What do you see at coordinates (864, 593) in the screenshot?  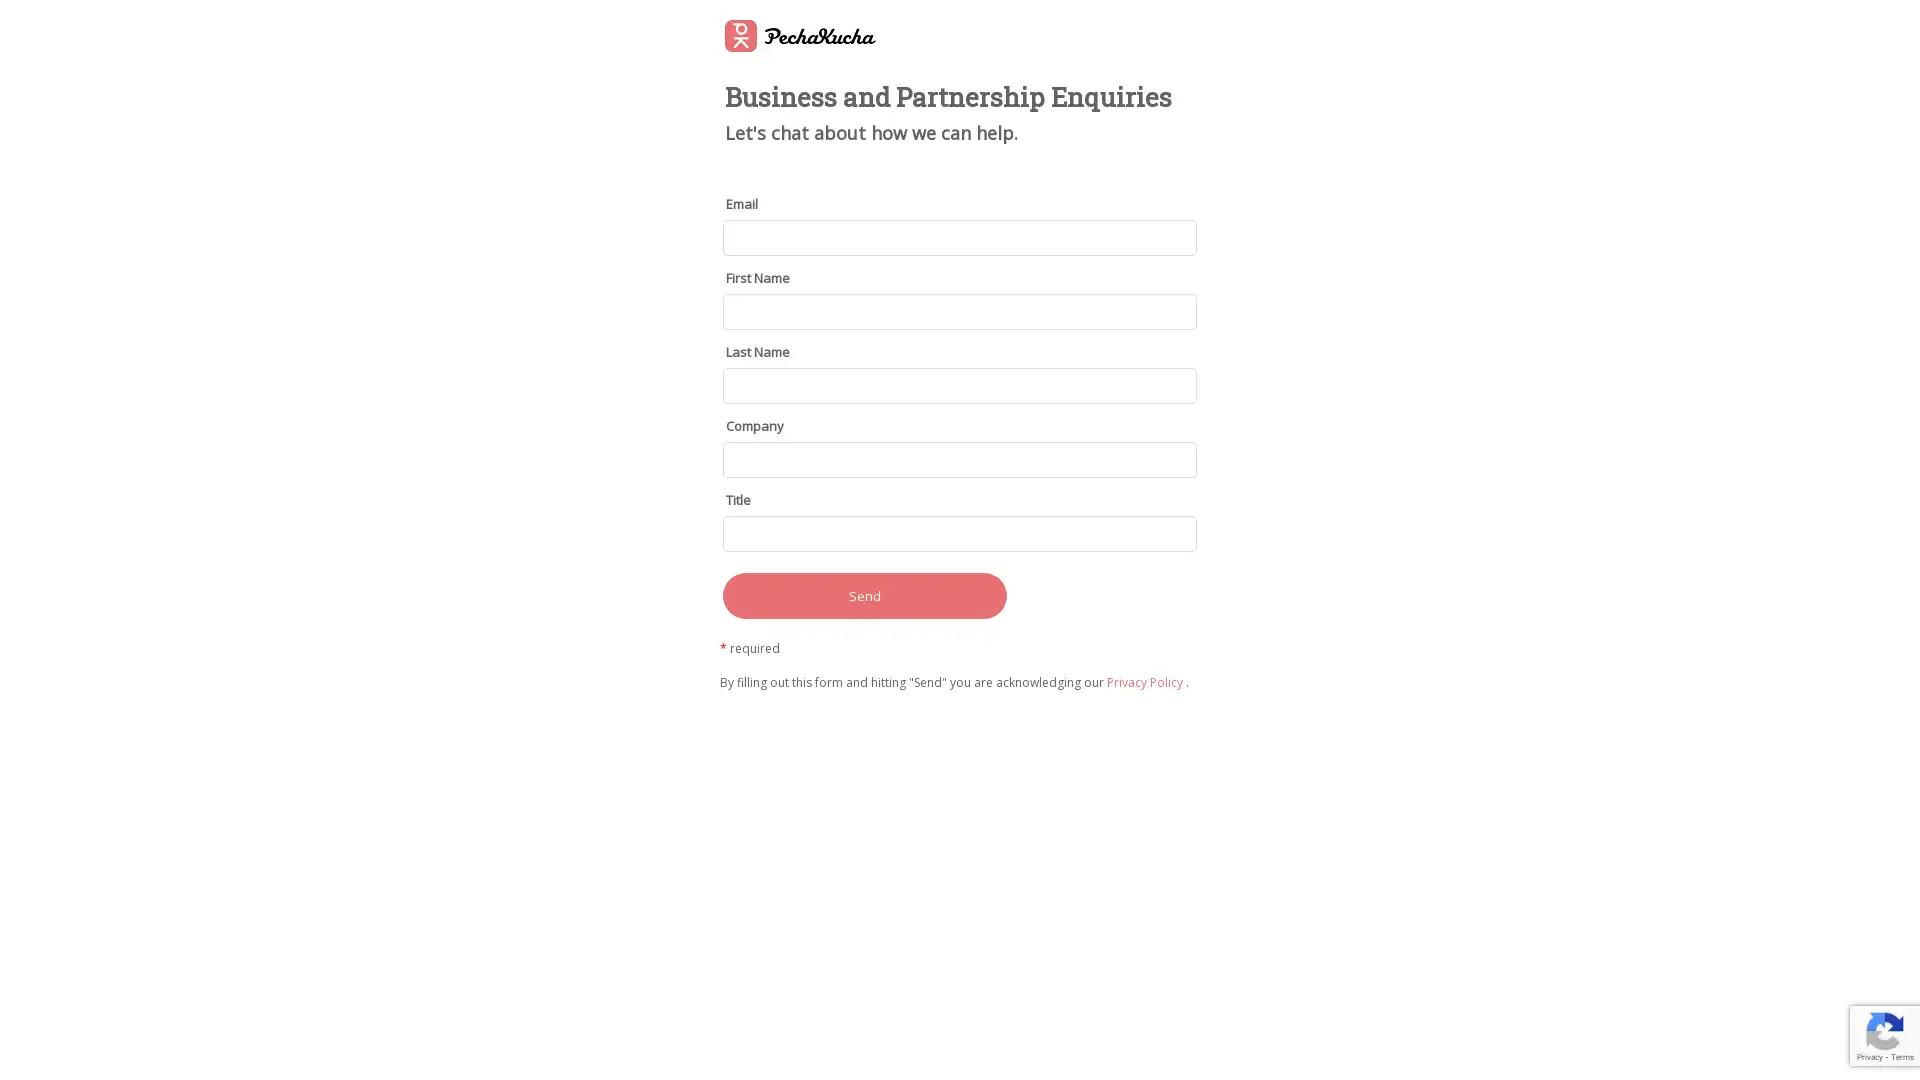 I see `Send` at bounding box center [864, 593].